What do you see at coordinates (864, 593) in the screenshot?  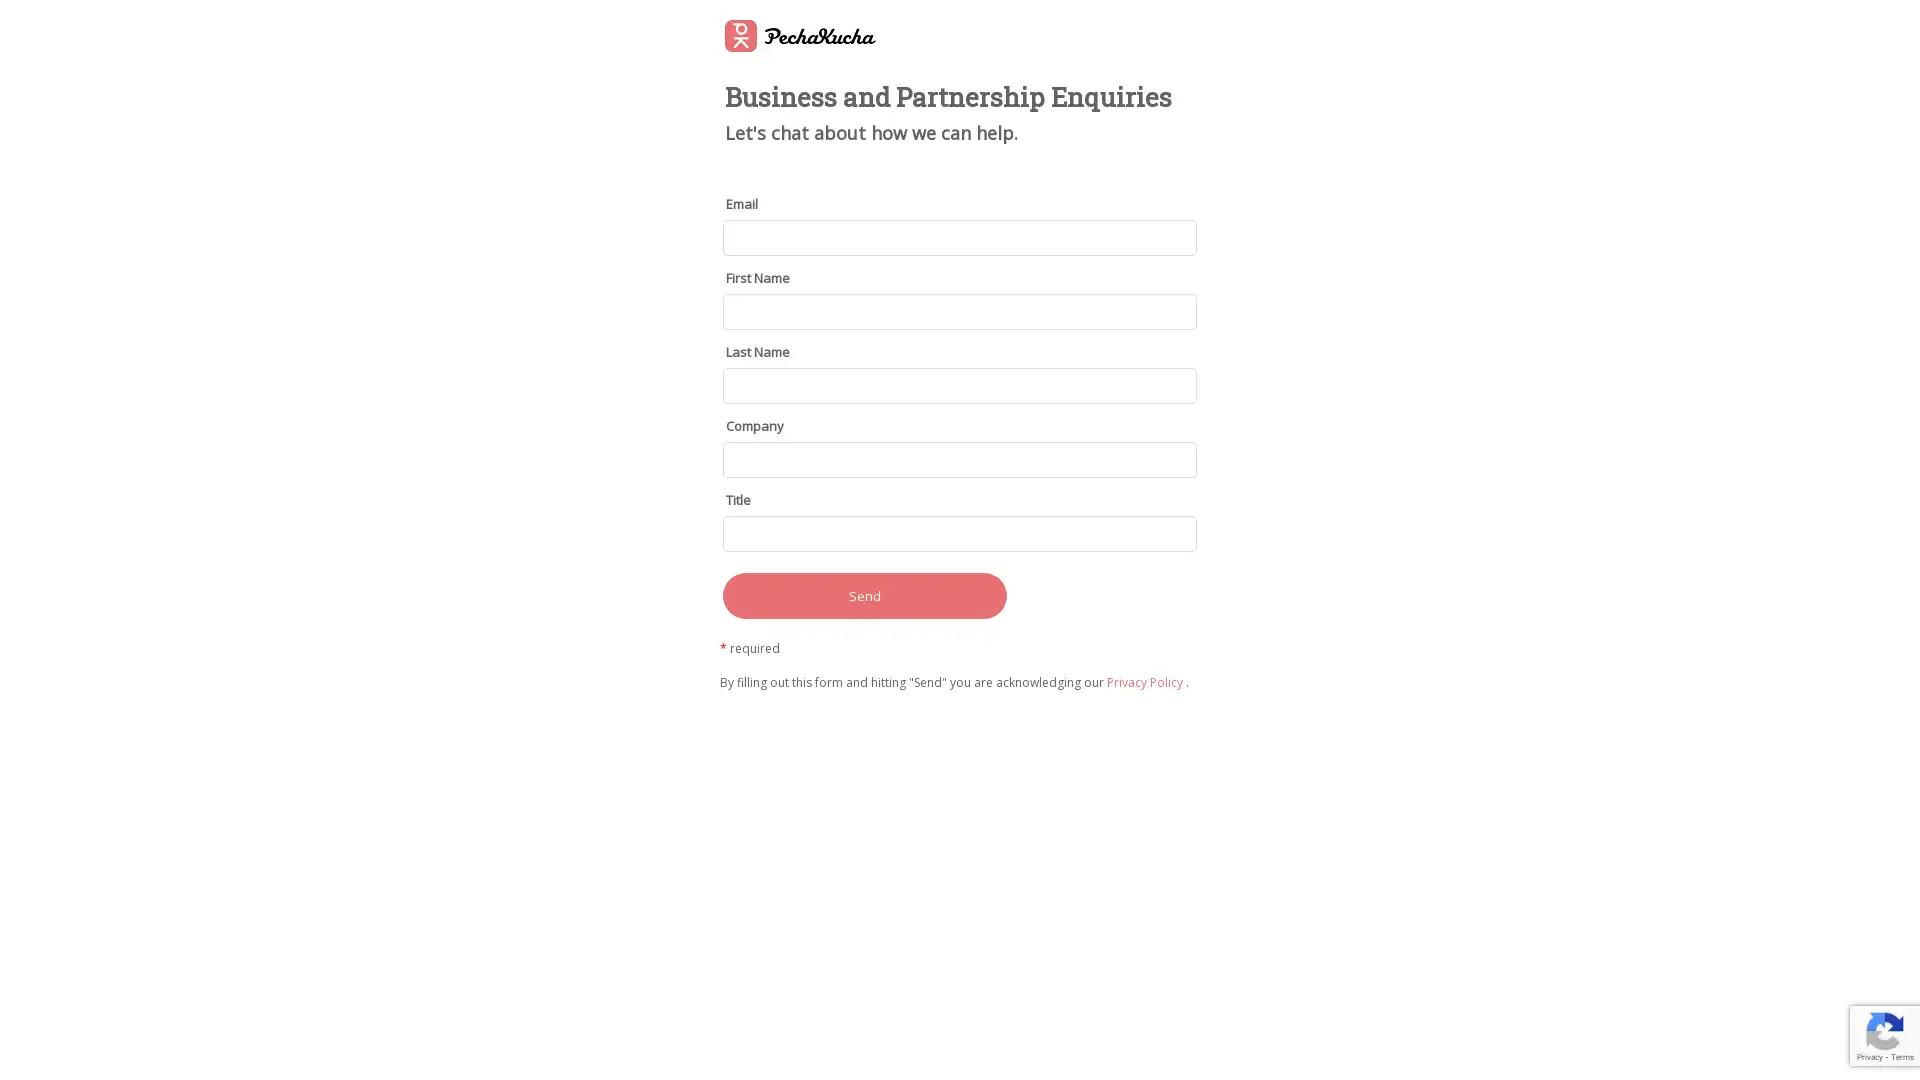 I see `Send` at bounding box center [864, 593].